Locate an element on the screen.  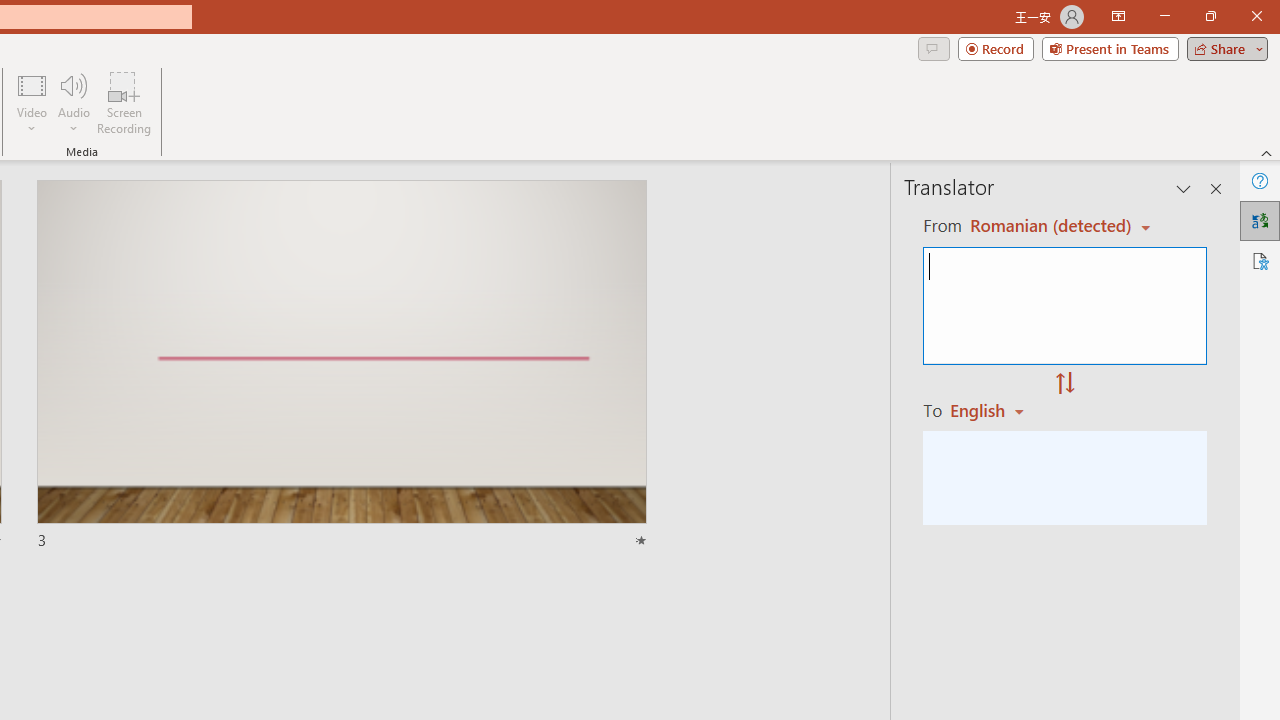
'Screen Recording...' is located at coordinates (123, 103).